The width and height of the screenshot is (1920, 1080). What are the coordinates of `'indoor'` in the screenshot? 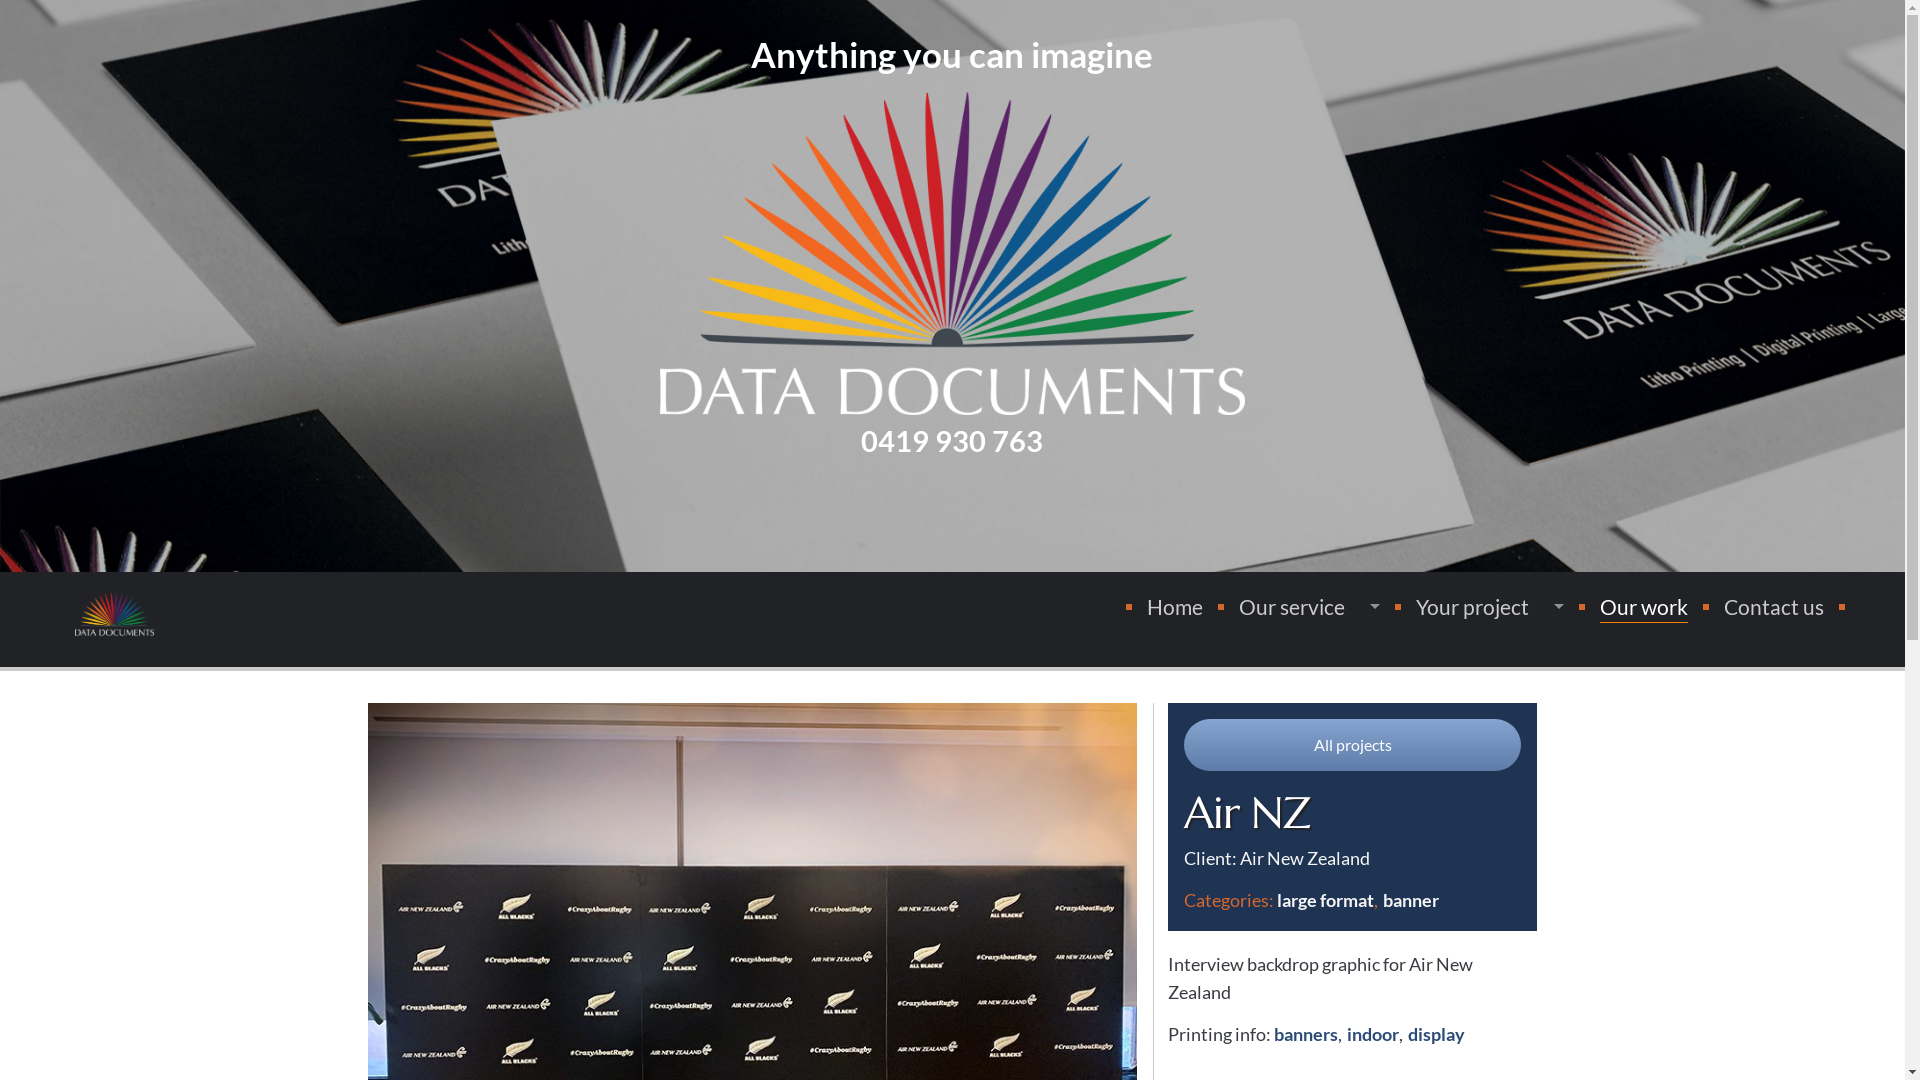 It's located at (1371, 1034).